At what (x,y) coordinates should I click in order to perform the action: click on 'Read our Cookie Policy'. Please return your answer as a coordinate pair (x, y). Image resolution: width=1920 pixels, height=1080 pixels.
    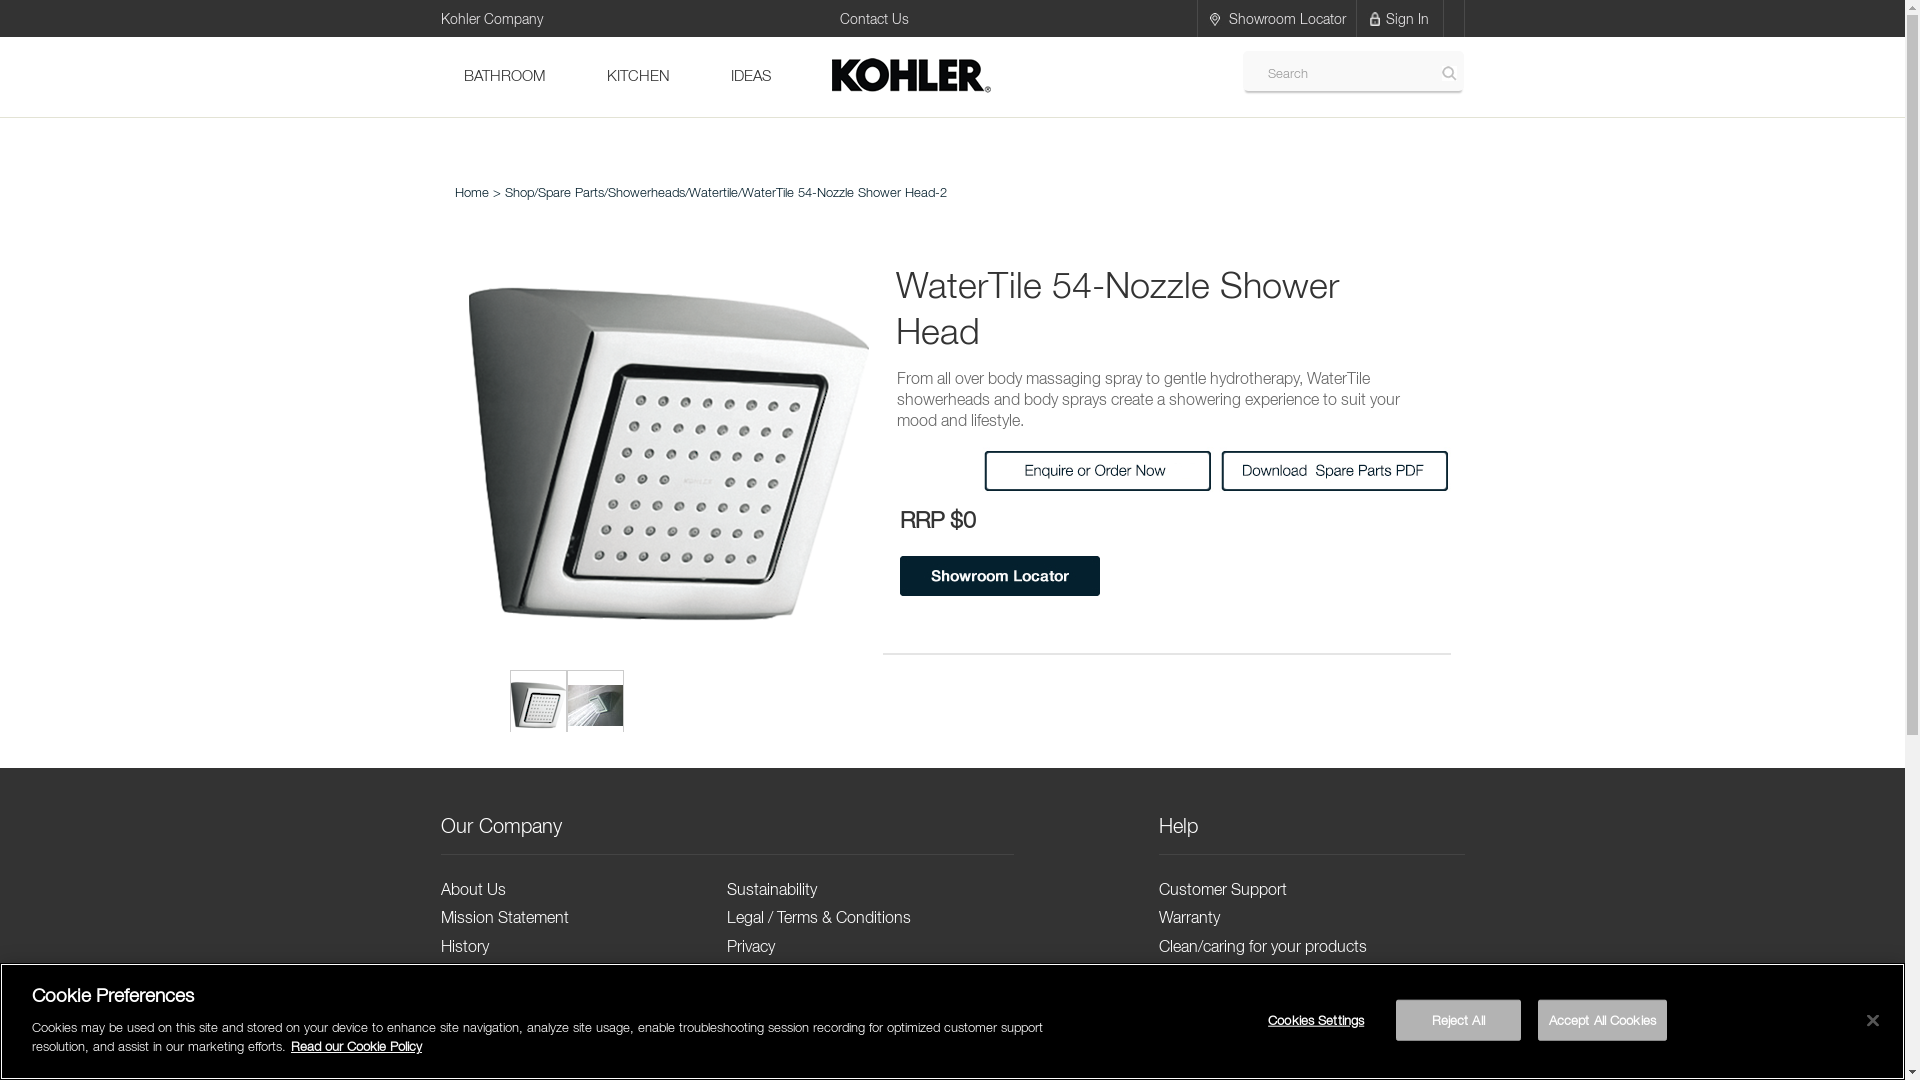
    Looking at the image, I should click on (356, 1044).